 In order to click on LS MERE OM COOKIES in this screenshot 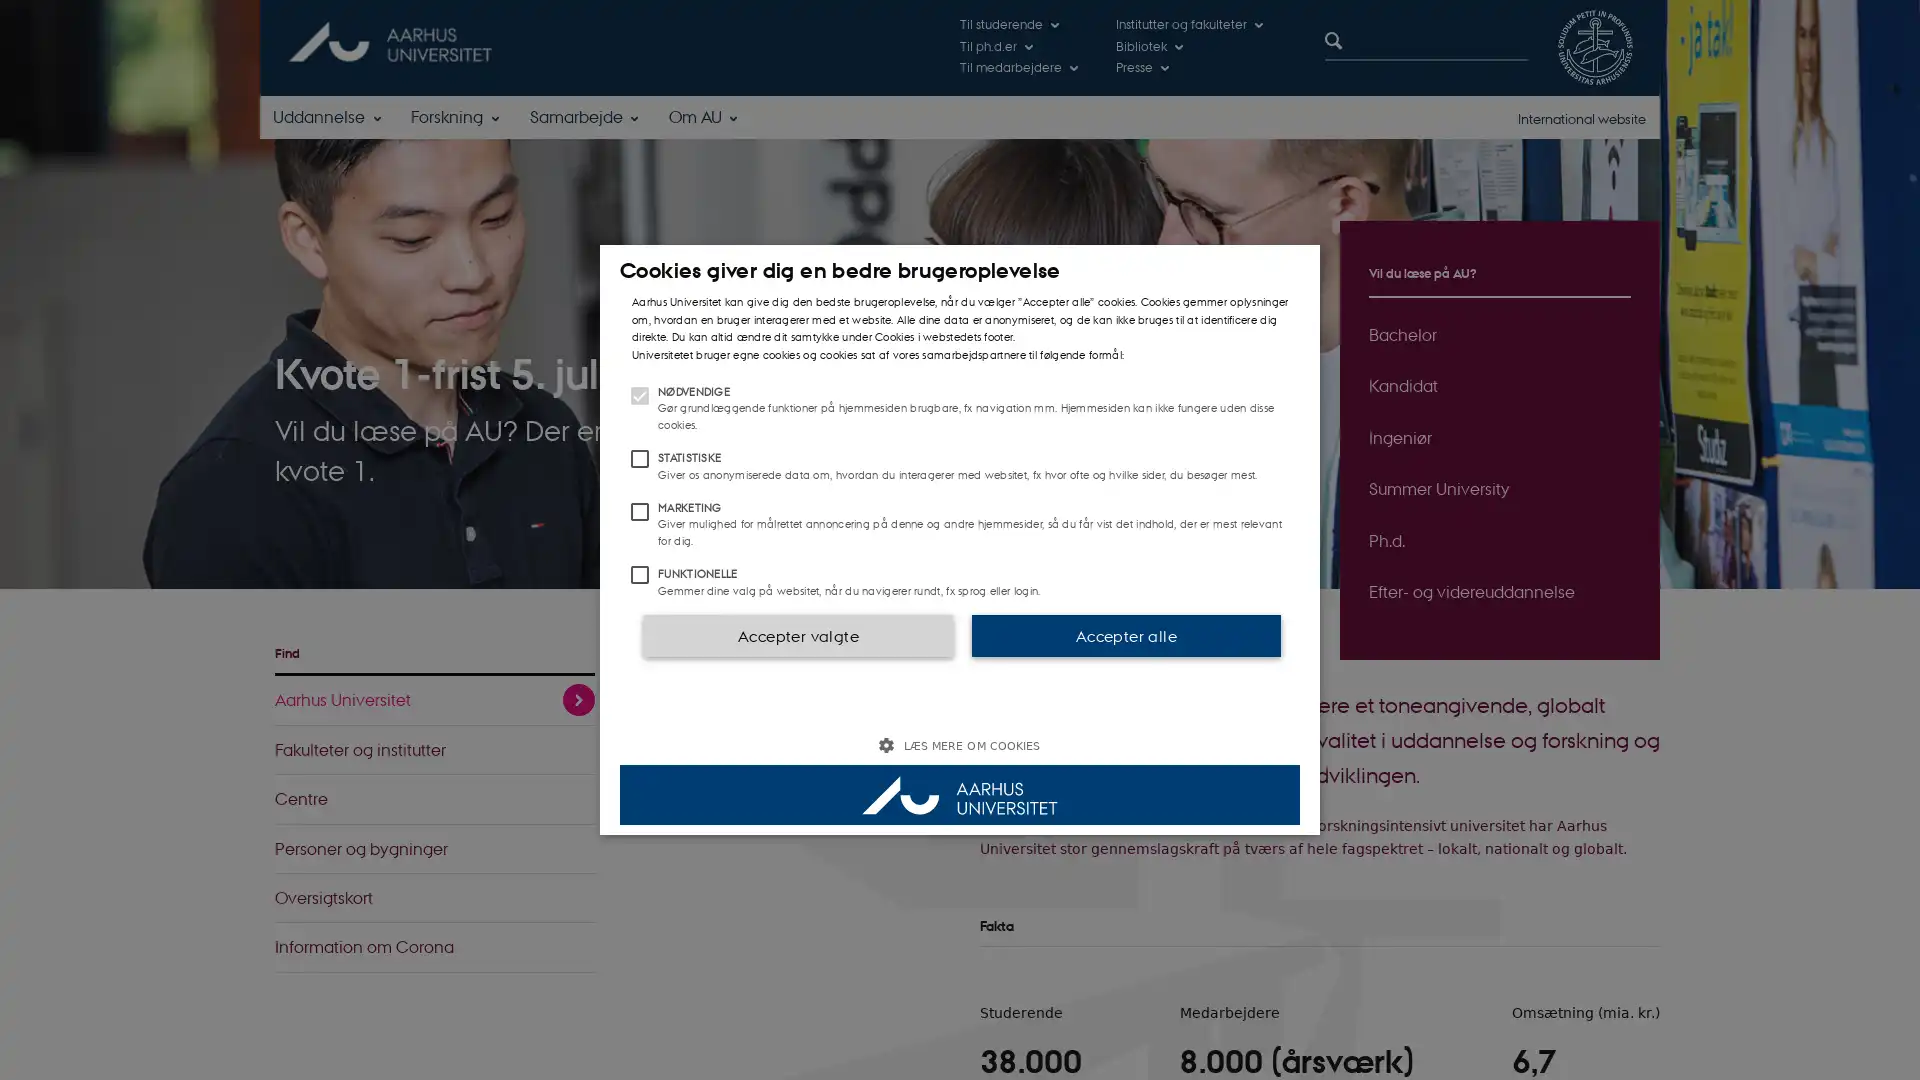, I will do `click(960, 745)`.